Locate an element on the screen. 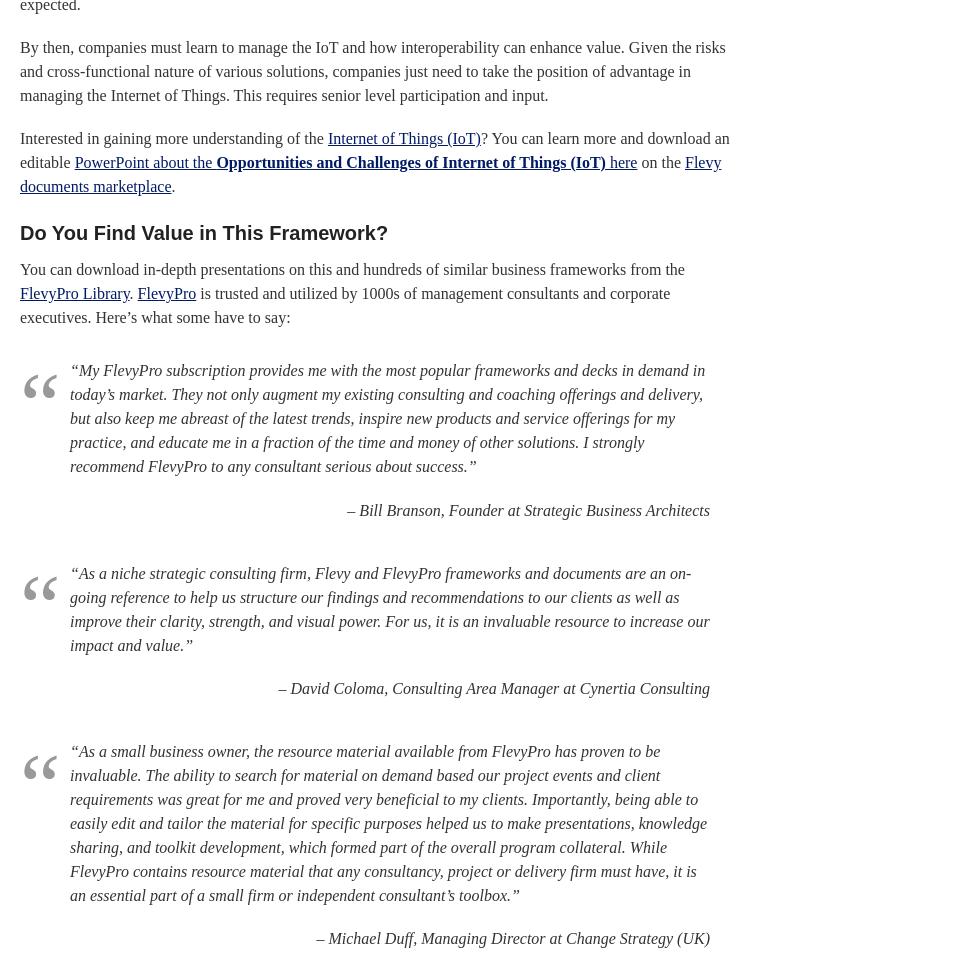 Image resolution: width=980 pixels, height=957 pixels. '“My FlevyPro subscription provides me with the most popular frameworks and decks in demand in today’s market. They not only augment my existing consulting and coaching offerings and delivery, but also keep me abreast of the latest trends, inspire new products and service offerings for my practice, and educate me in a fraction of the time and money of other solutions. I strongly recommend FlevyPro to any consultant serious about success.”' is located at coordinates (387, 417).